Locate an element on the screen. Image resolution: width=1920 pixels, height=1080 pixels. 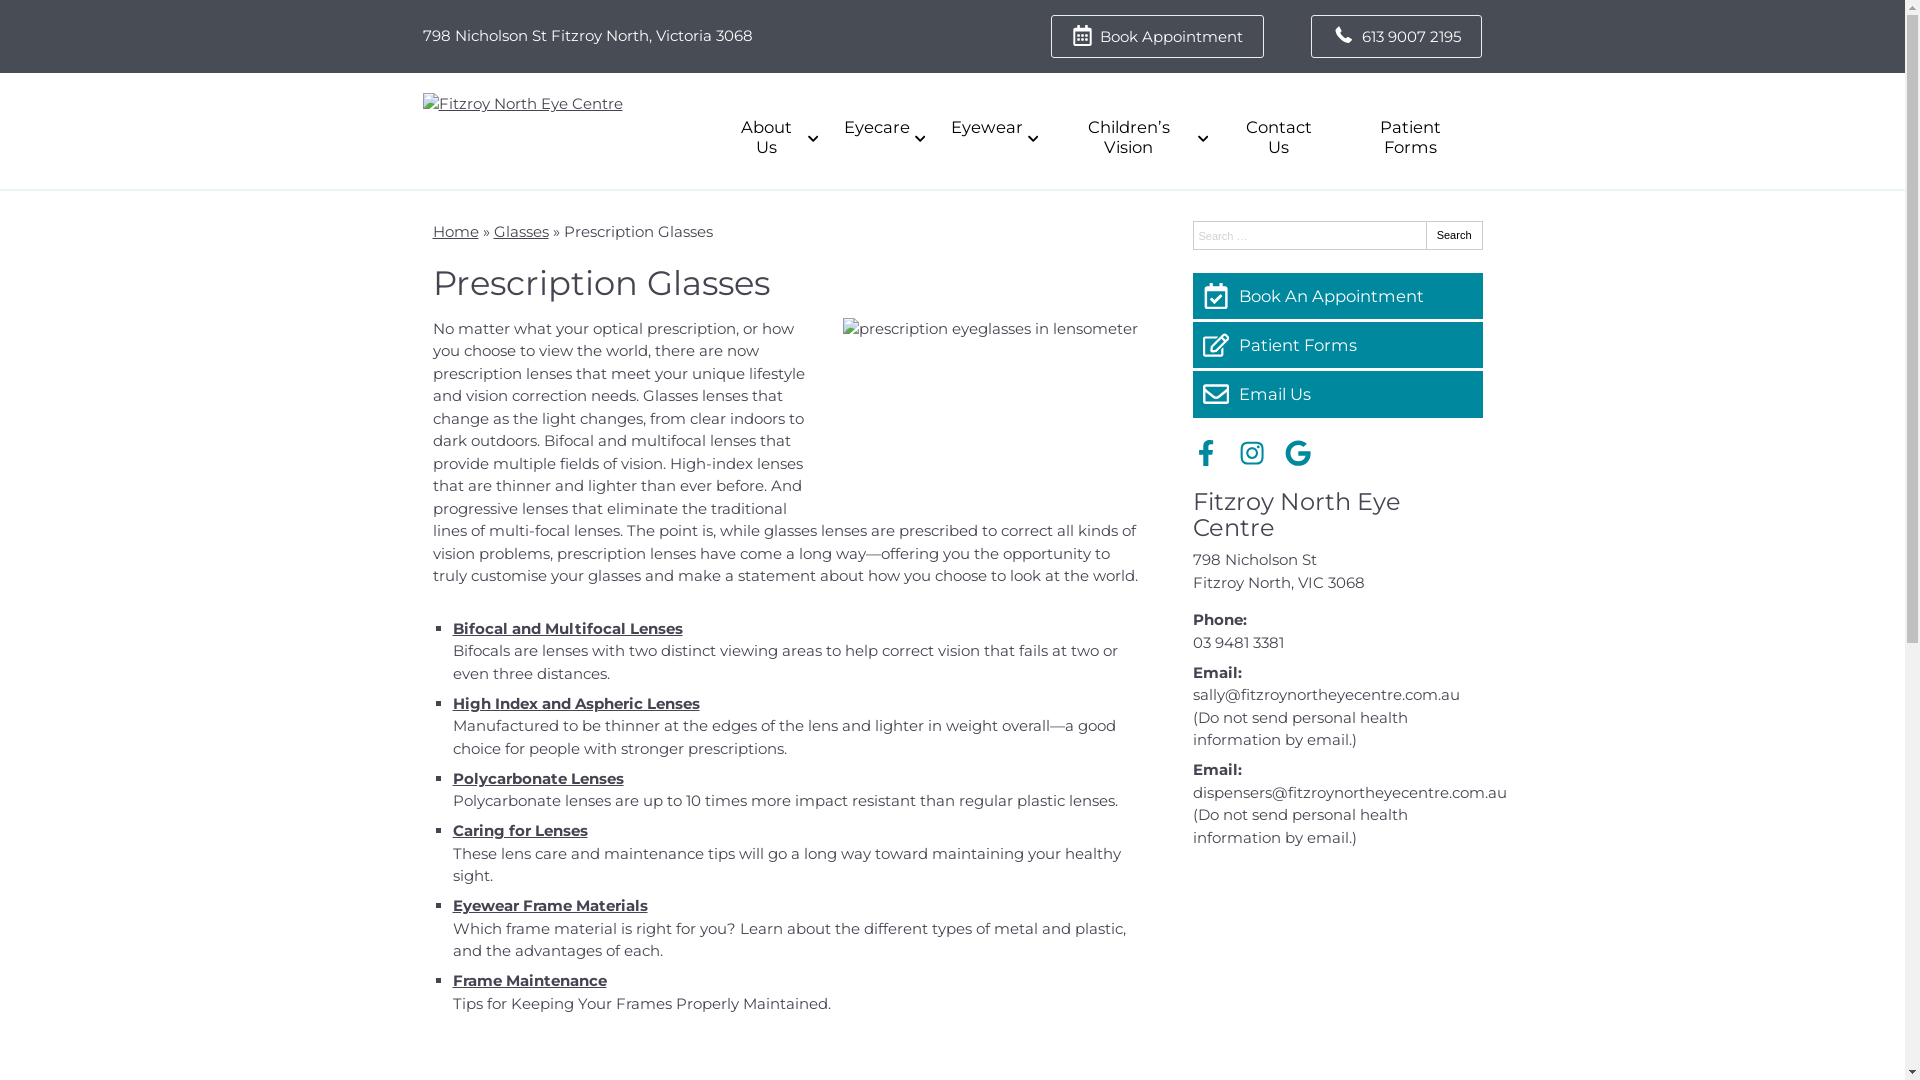
'03 9481 3381' is located at coordinates (1191, 642).